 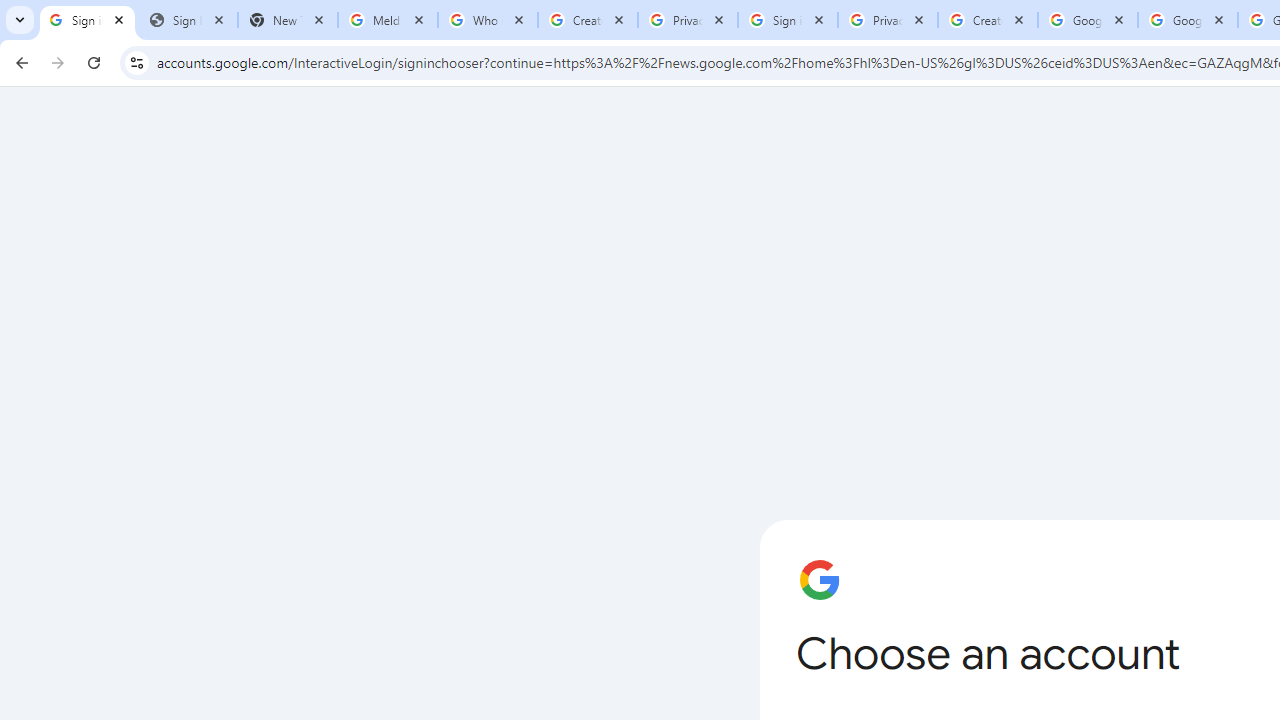 What do you see at coordinates (287, 20) in the screenshot?
I see `'New Tab'` at bounding box center [287, 20].